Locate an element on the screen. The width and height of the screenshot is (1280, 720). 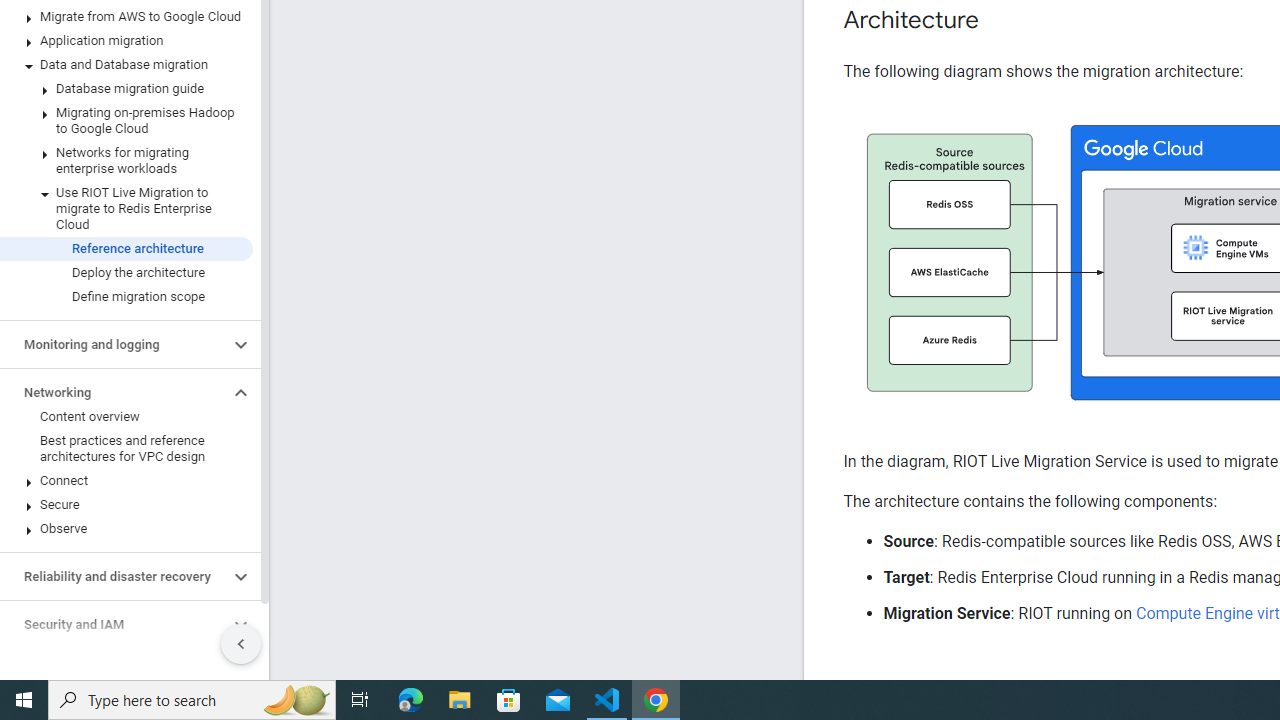
'Database migration guide' is located at coordinates (125, 87).